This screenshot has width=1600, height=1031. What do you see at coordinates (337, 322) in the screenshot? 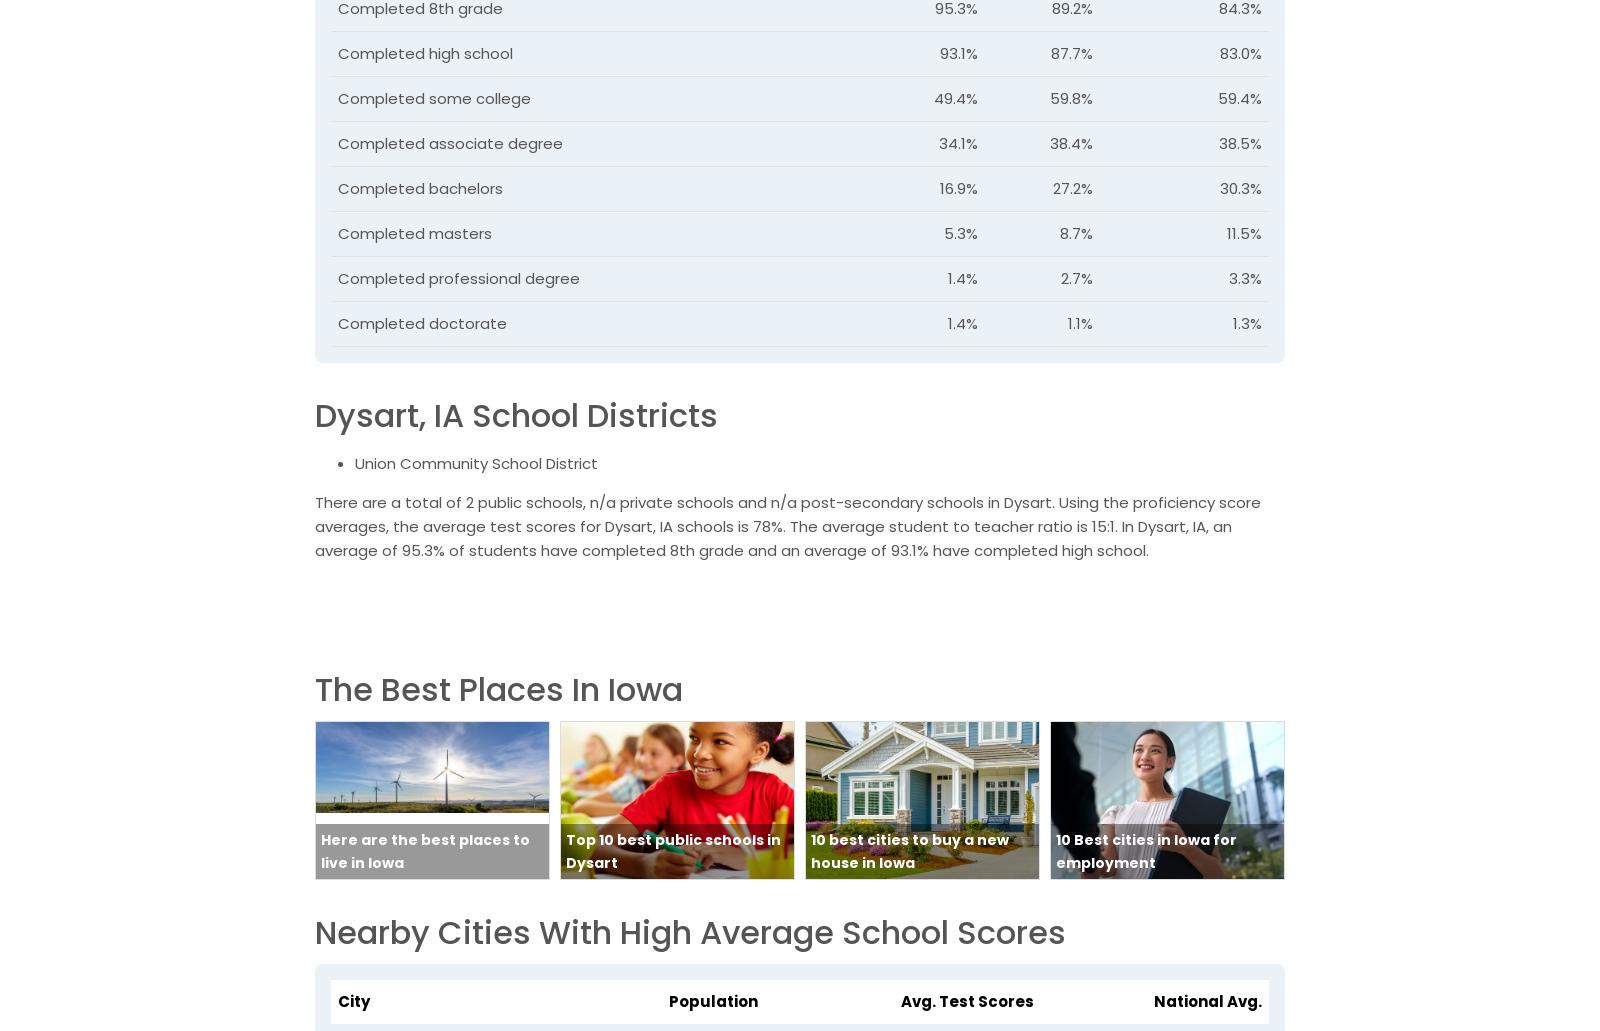
I see `'Completed doctorate'` at bounding box center [337, 322].